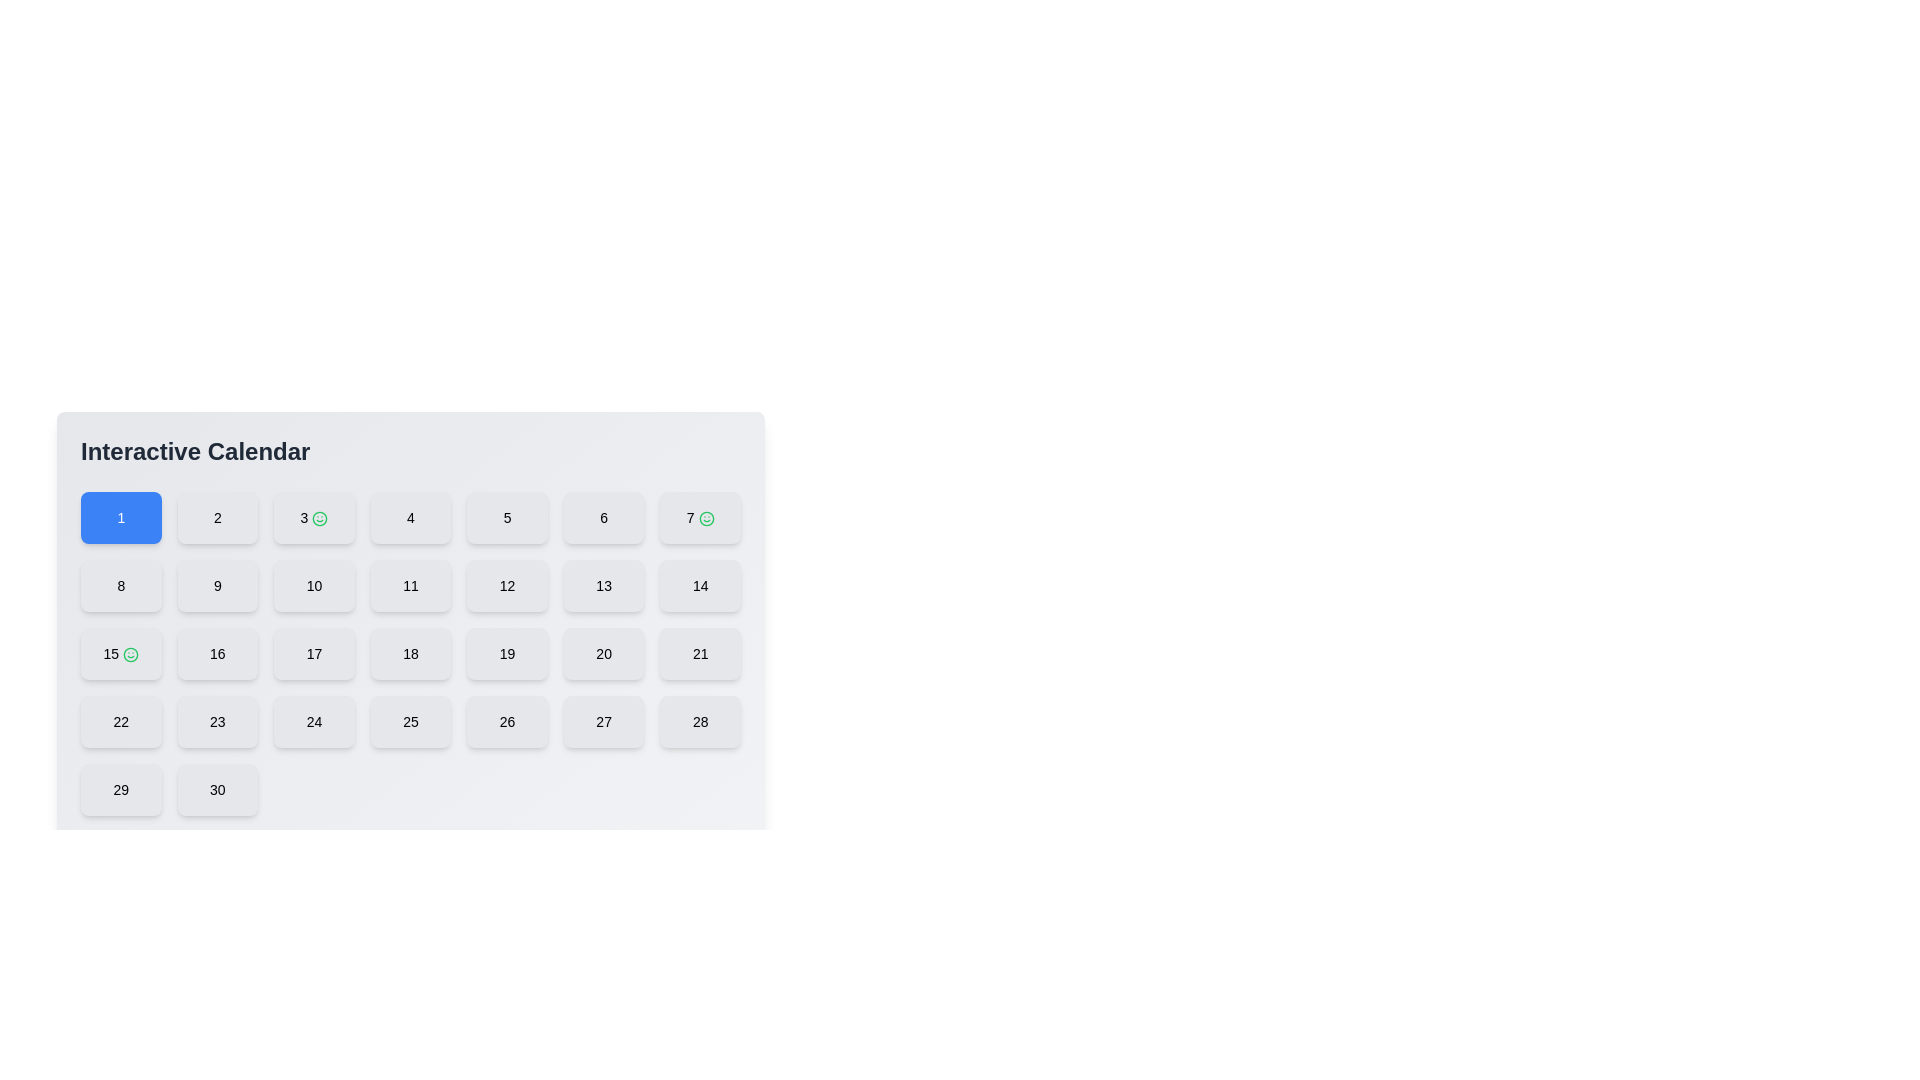 The height and width of the screenshot is (1080, 1920). What do you see at coordinates (120, 721) in the screenshot?
I see `the calendar date button labeled '22' located in the sixth row and first column of the calendar grid` at bounding box center [120, 721].